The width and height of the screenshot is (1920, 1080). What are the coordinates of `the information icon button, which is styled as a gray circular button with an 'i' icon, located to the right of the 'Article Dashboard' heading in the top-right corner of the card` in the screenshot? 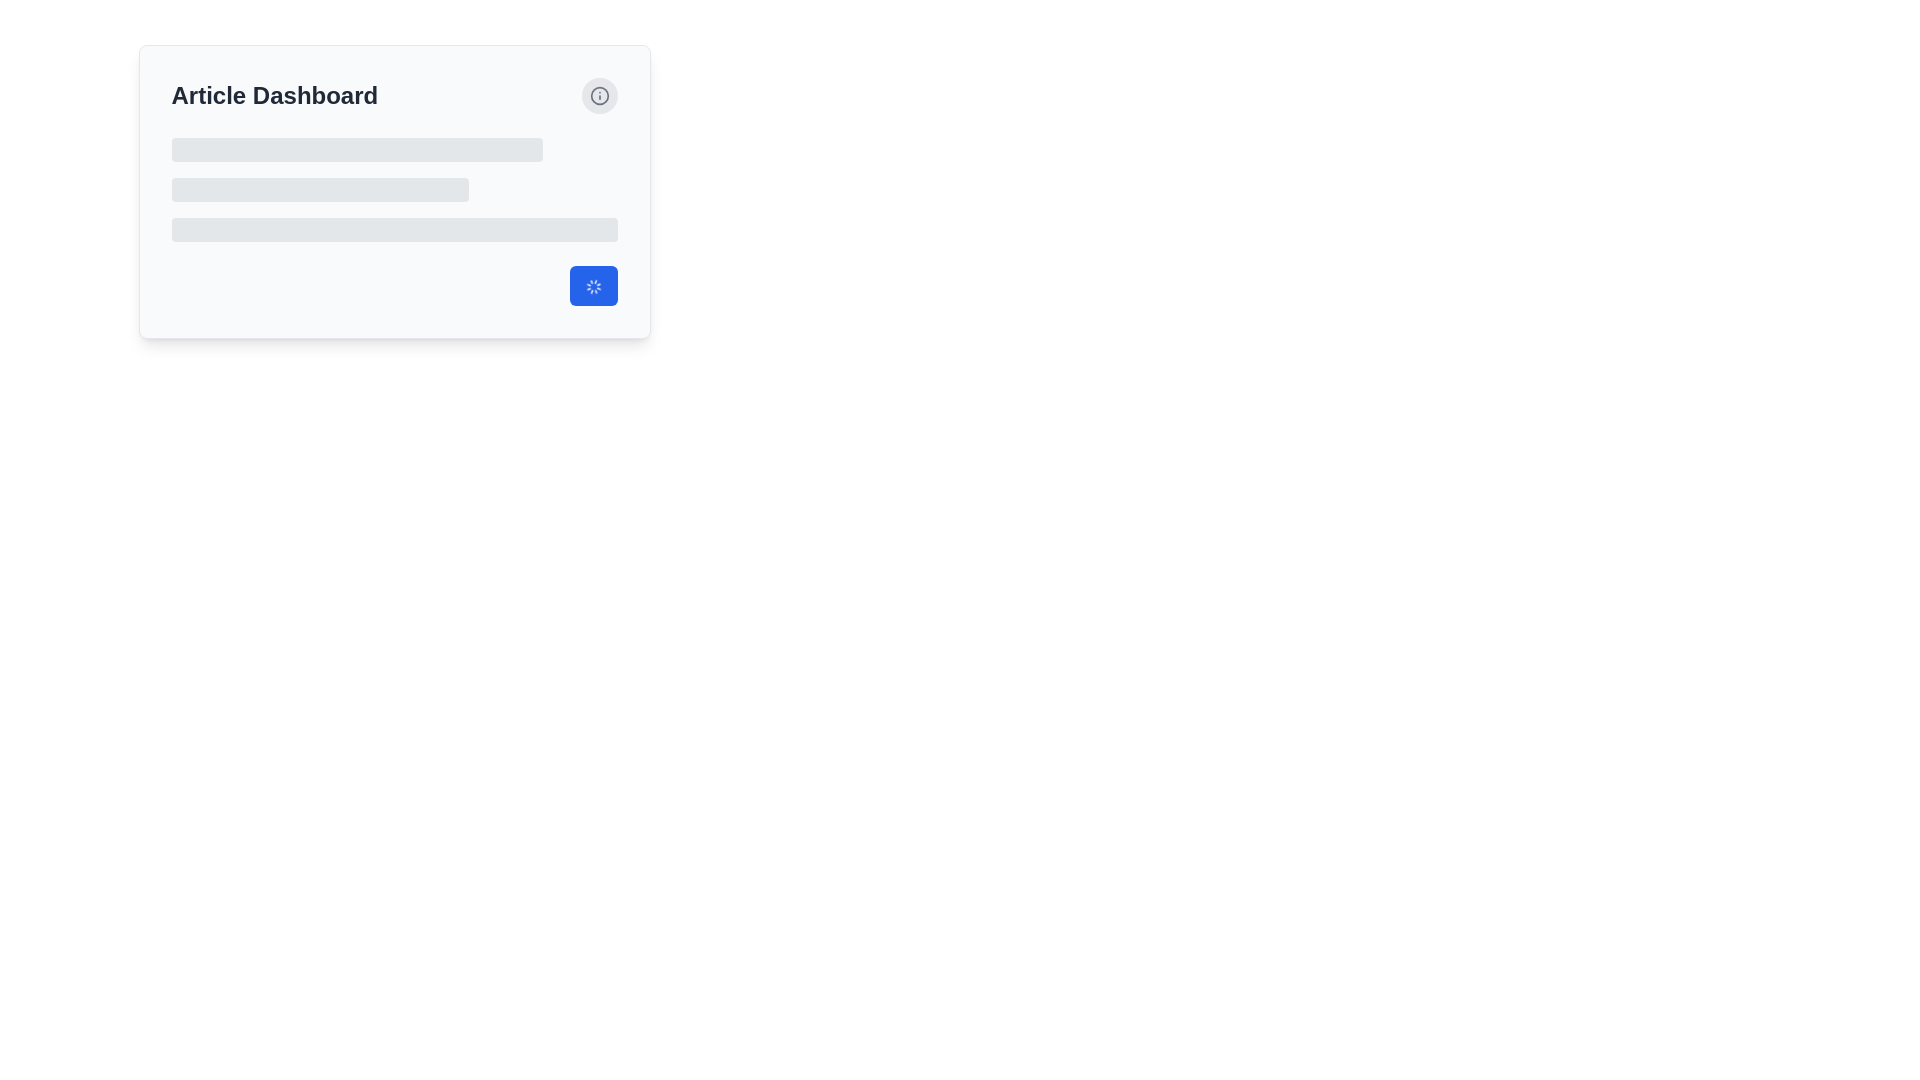 It's located at (598, 96).